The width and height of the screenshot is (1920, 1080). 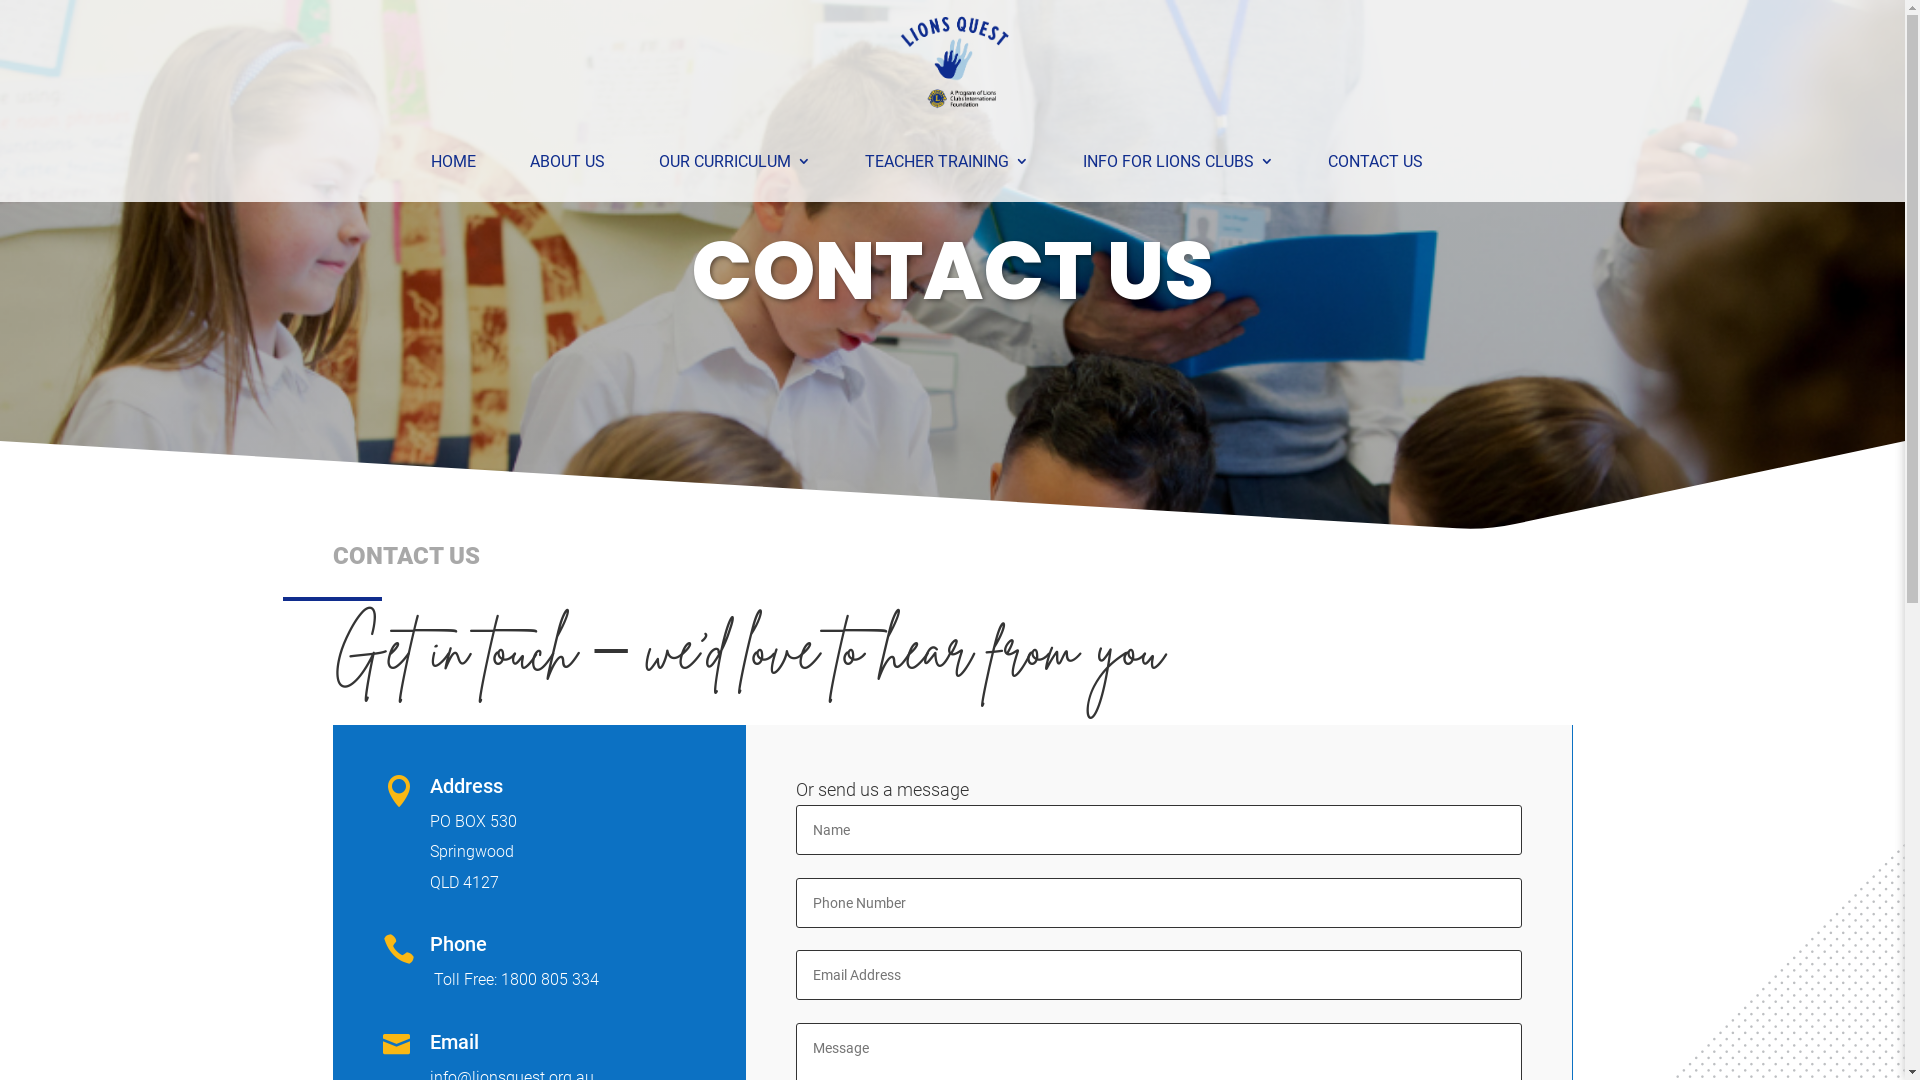 What do you see at coordinates (944, 161) in the screenshot?
I see `'TEACHER TRAINING'` at bounding box center [944, 161].